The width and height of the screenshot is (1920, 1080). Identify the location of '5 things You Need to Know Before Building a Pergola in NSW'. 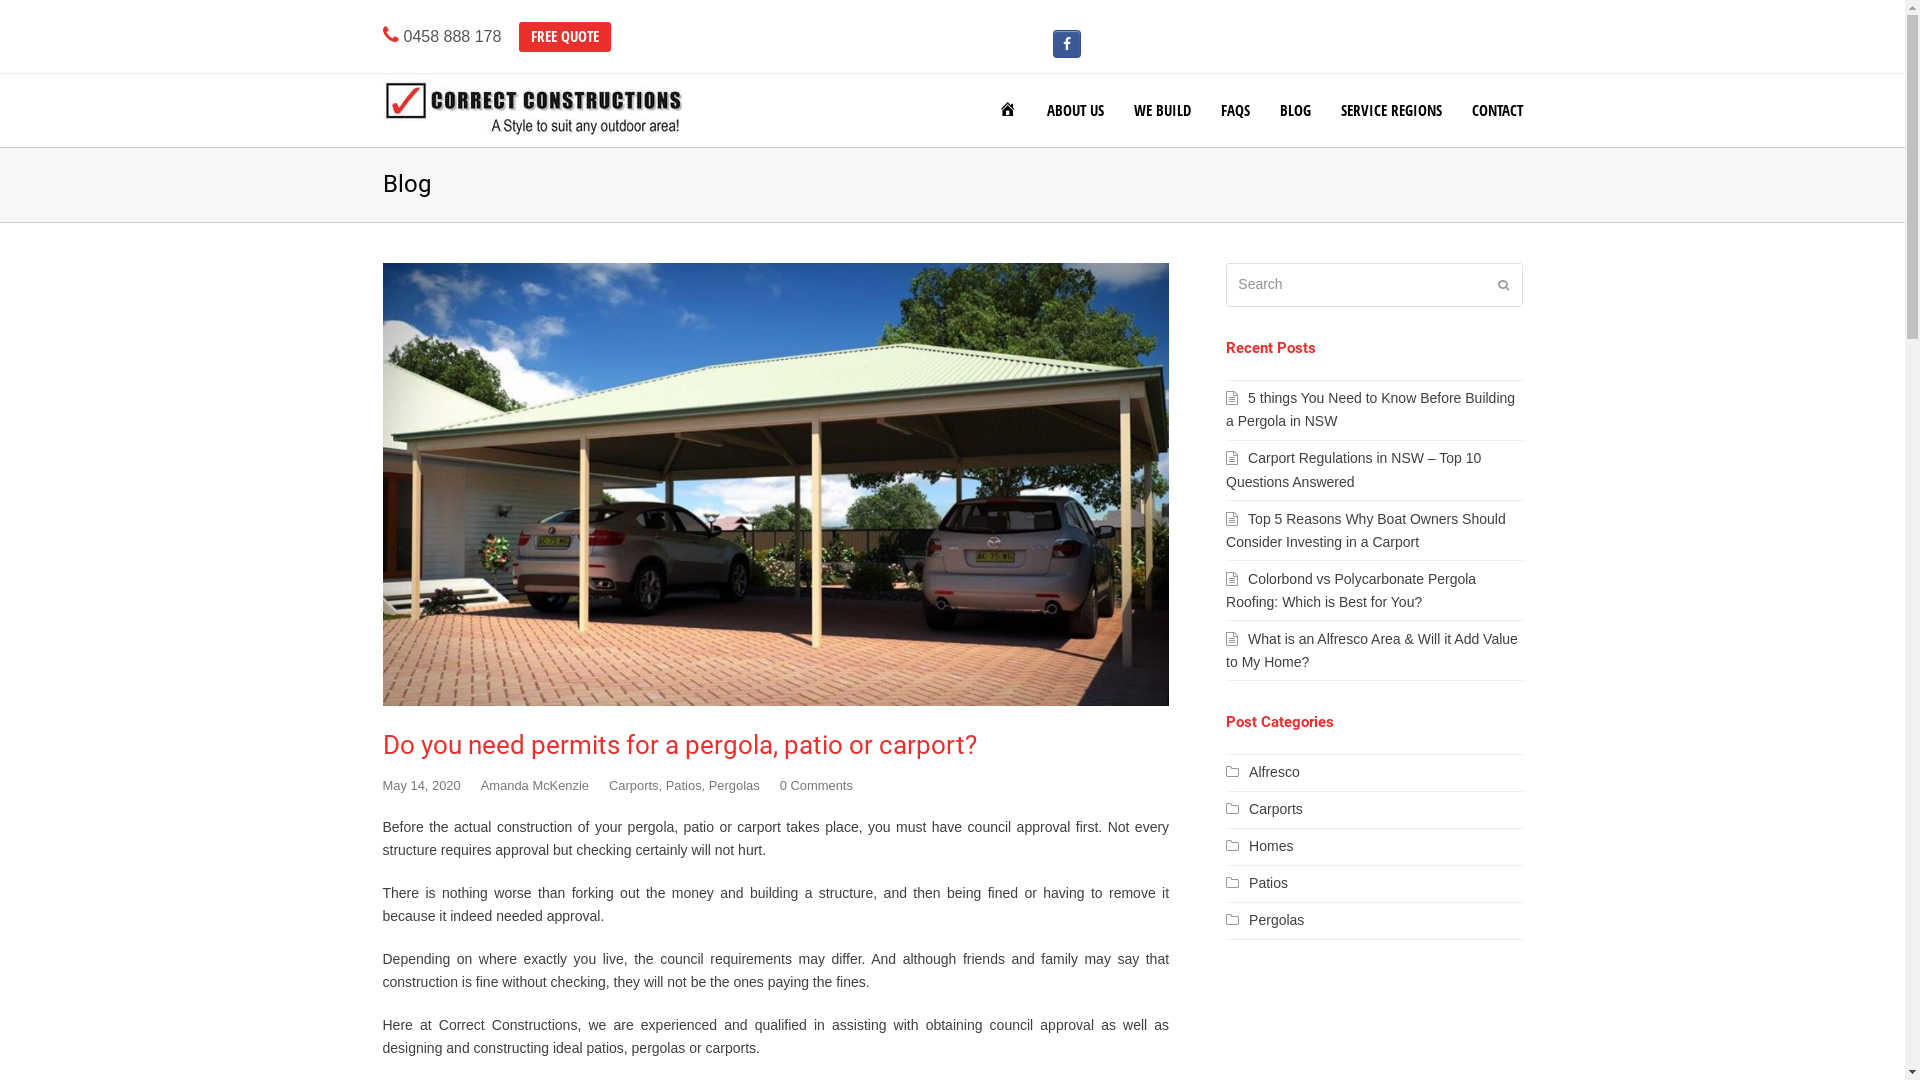
(1369, 408).